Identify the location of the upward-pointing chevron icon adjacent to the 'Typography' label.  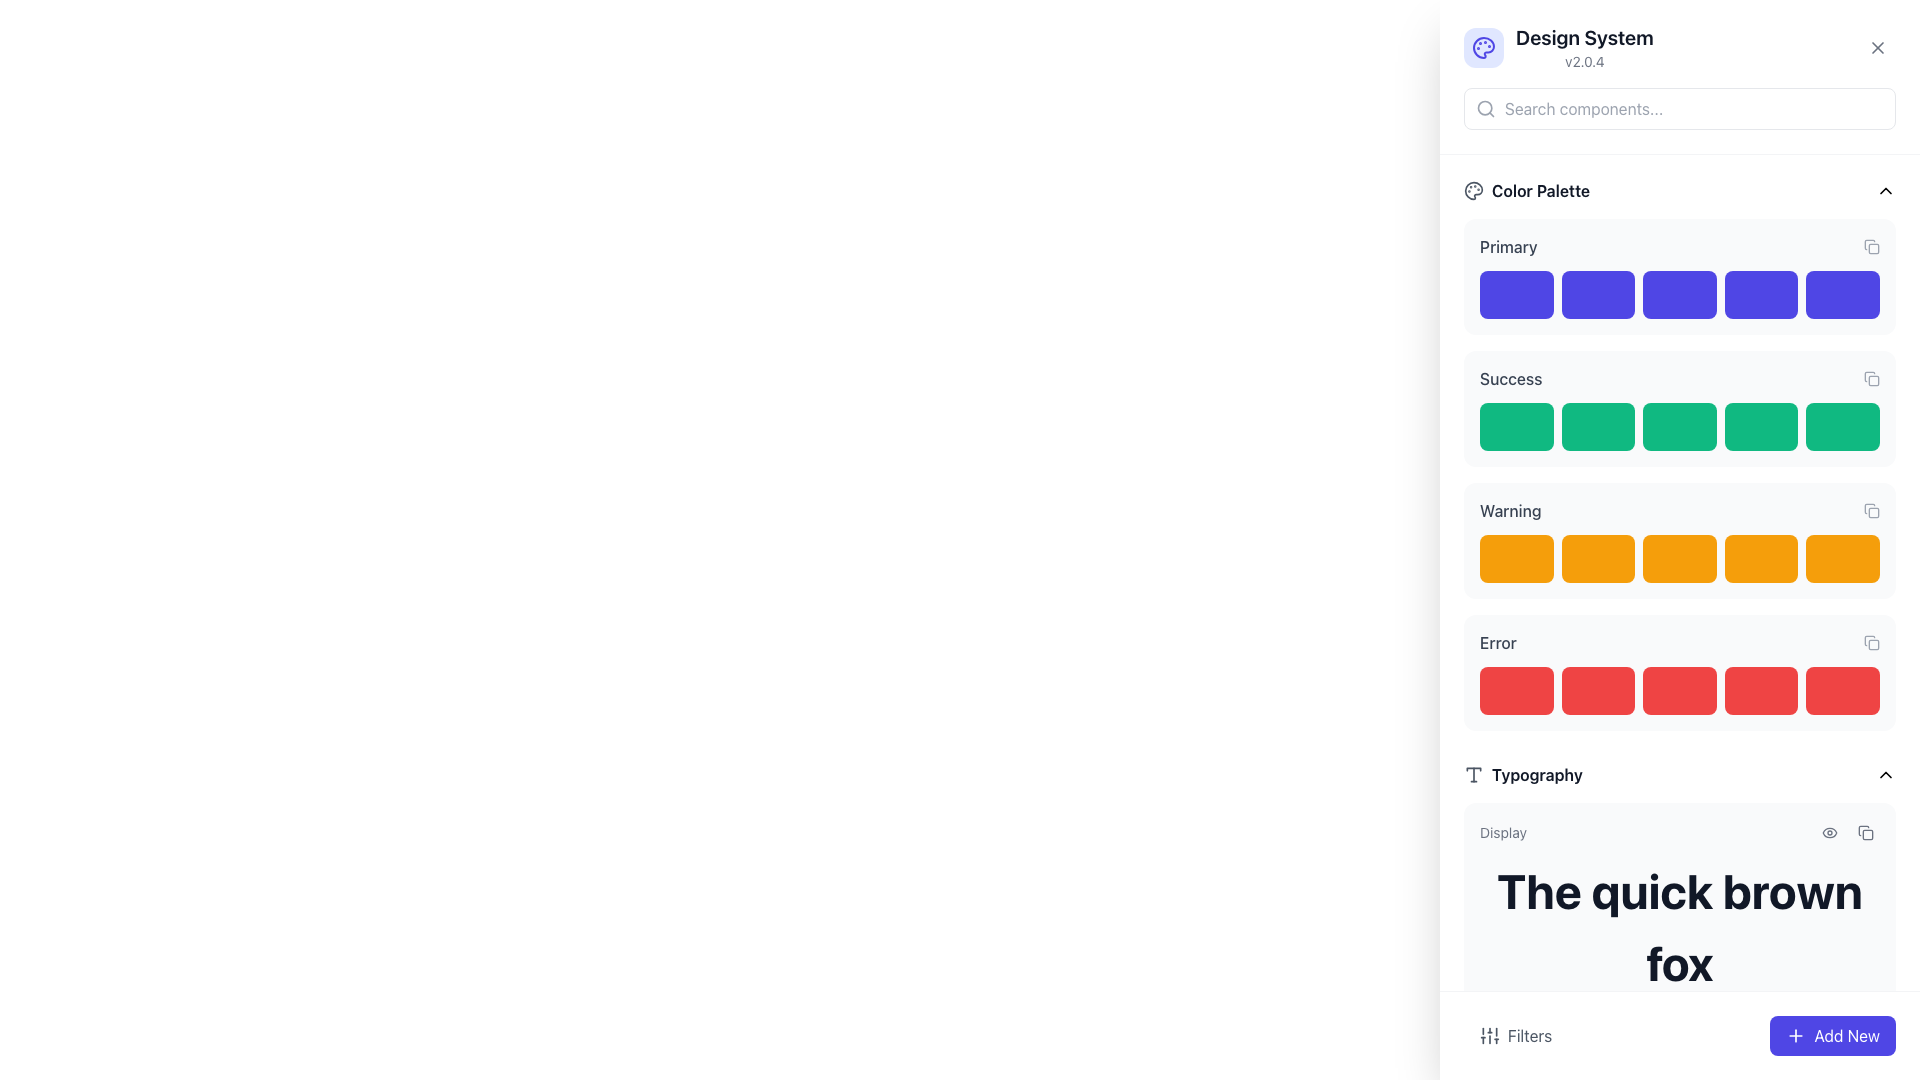
(1885, 774).